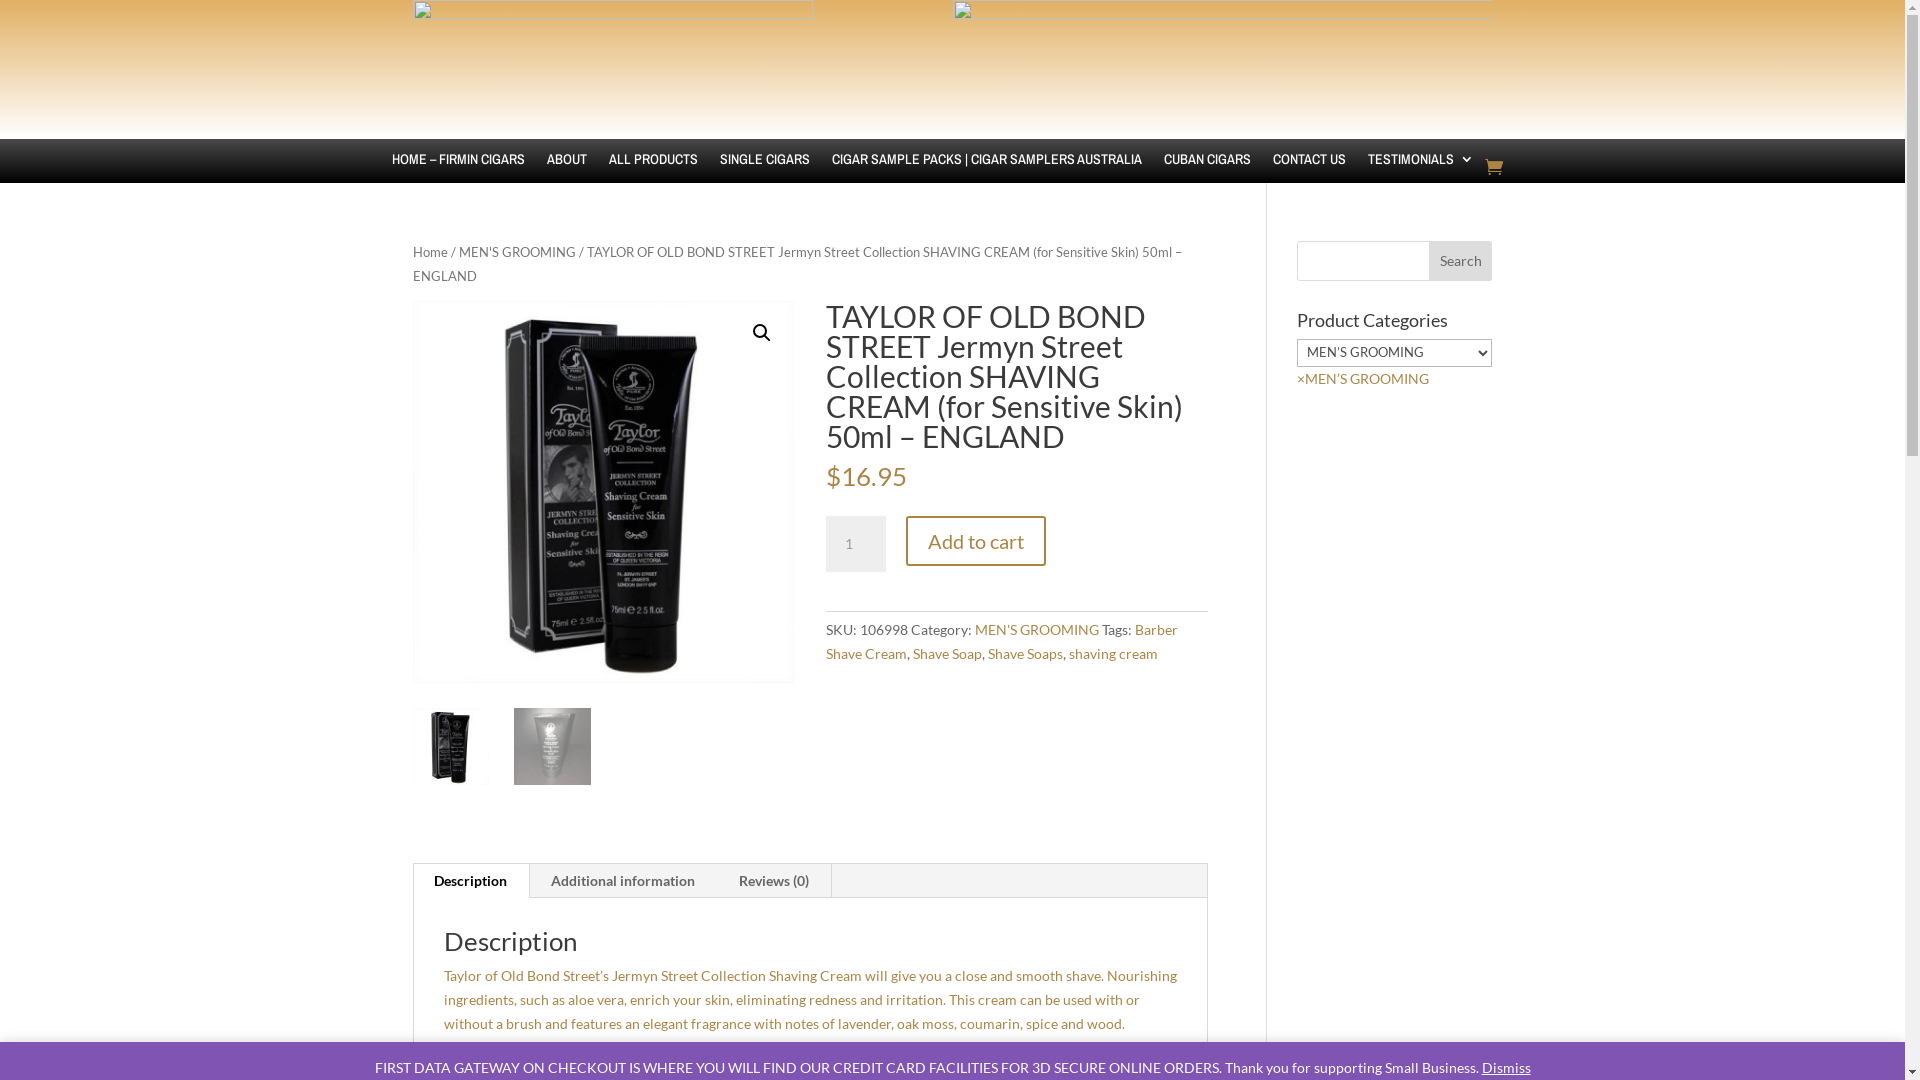 This screenshot has width=1920, height=1080. What do you see at coordinates (621, 879) in the screenshot?
I see `'Additional information'` at bounding box center [621, 879].